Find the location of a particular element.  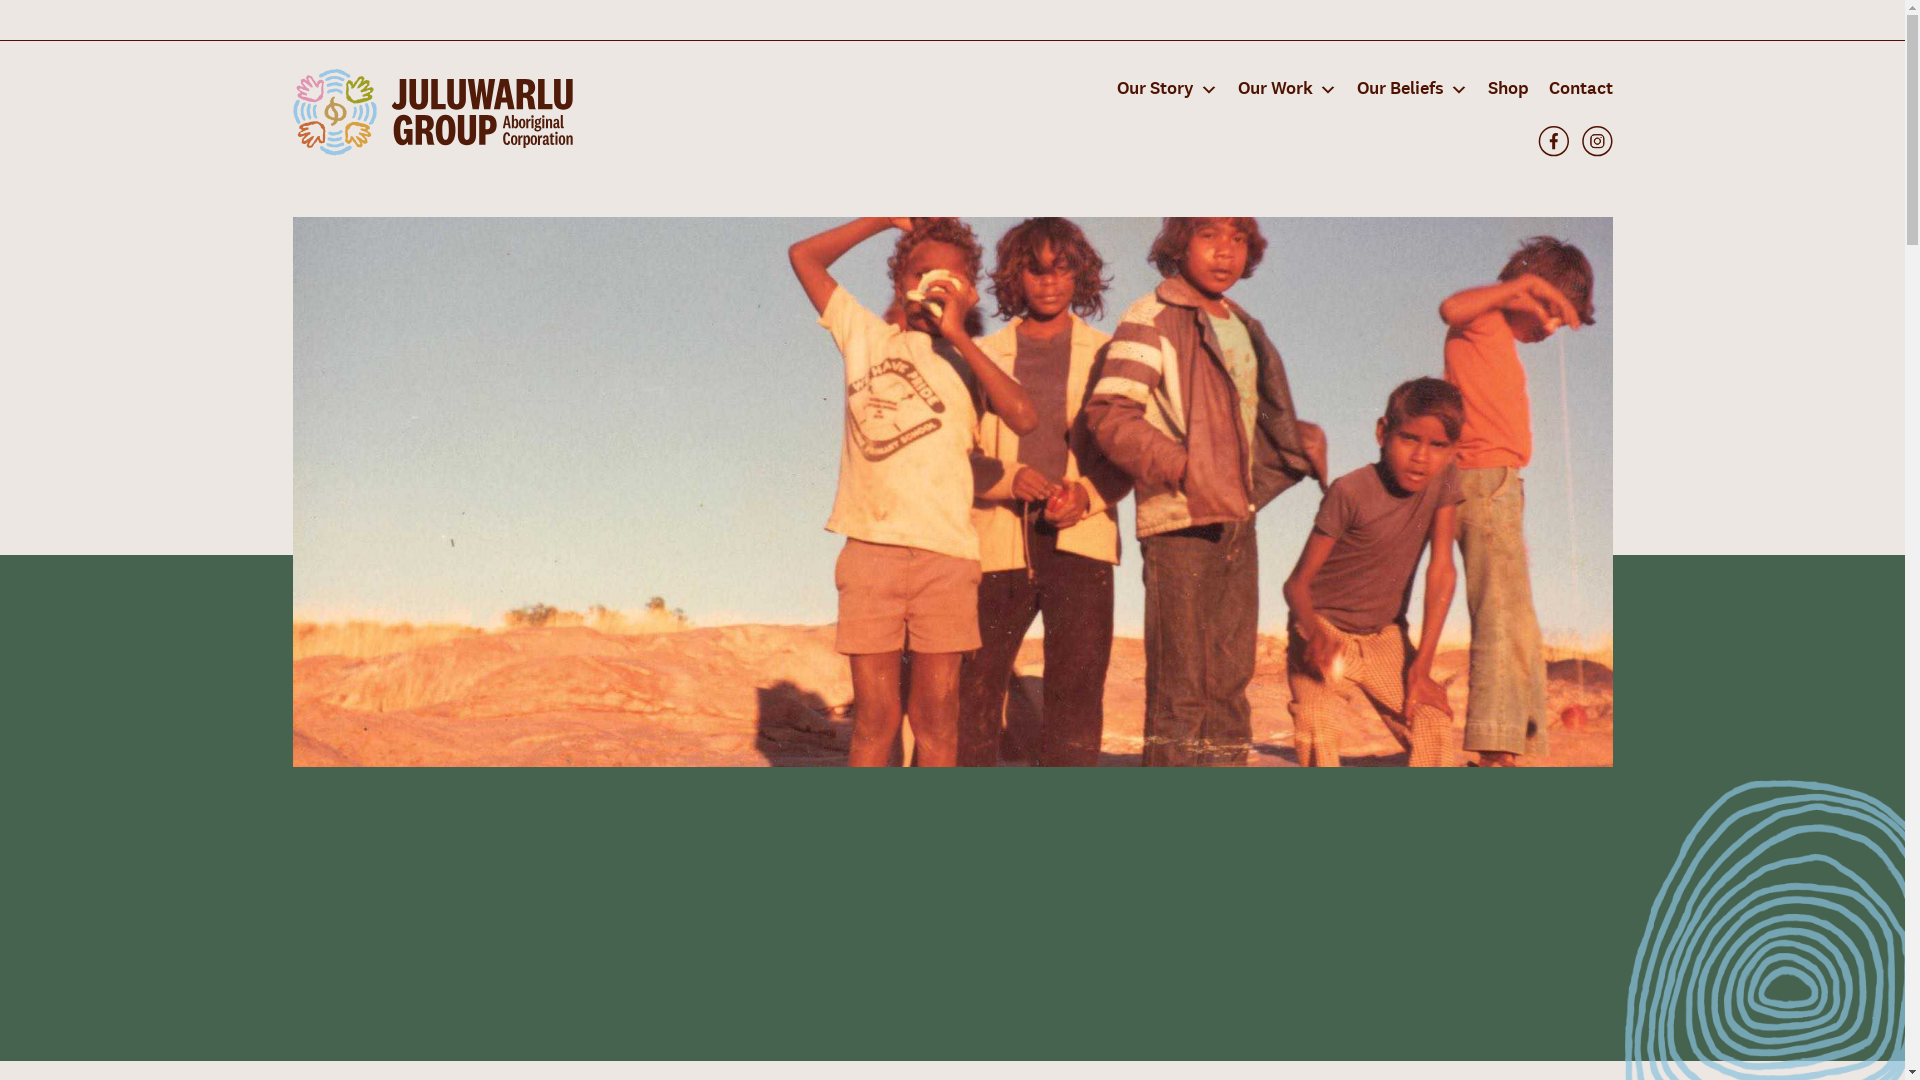

'Our Work' is located at coordinates (1287, 87).